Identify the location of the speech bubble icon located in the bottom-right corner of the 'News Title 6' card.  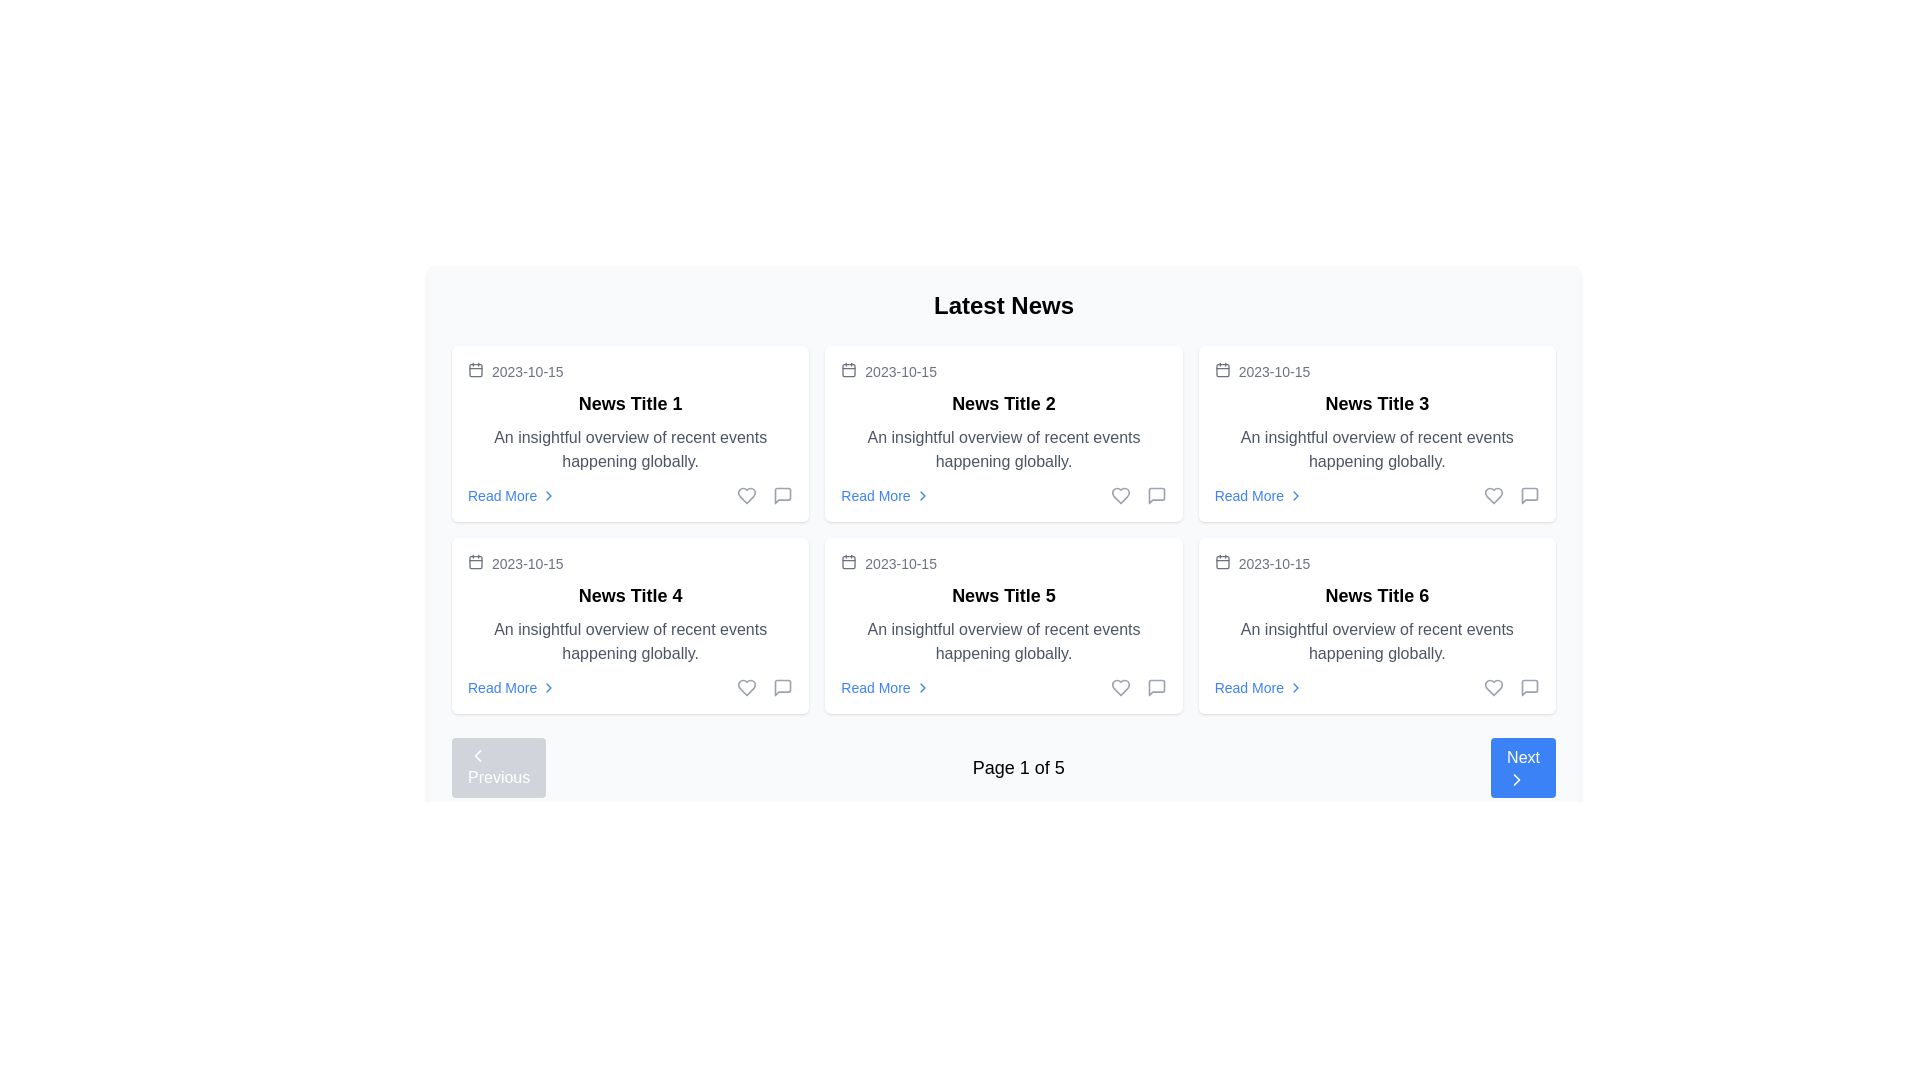
(1529, 686).